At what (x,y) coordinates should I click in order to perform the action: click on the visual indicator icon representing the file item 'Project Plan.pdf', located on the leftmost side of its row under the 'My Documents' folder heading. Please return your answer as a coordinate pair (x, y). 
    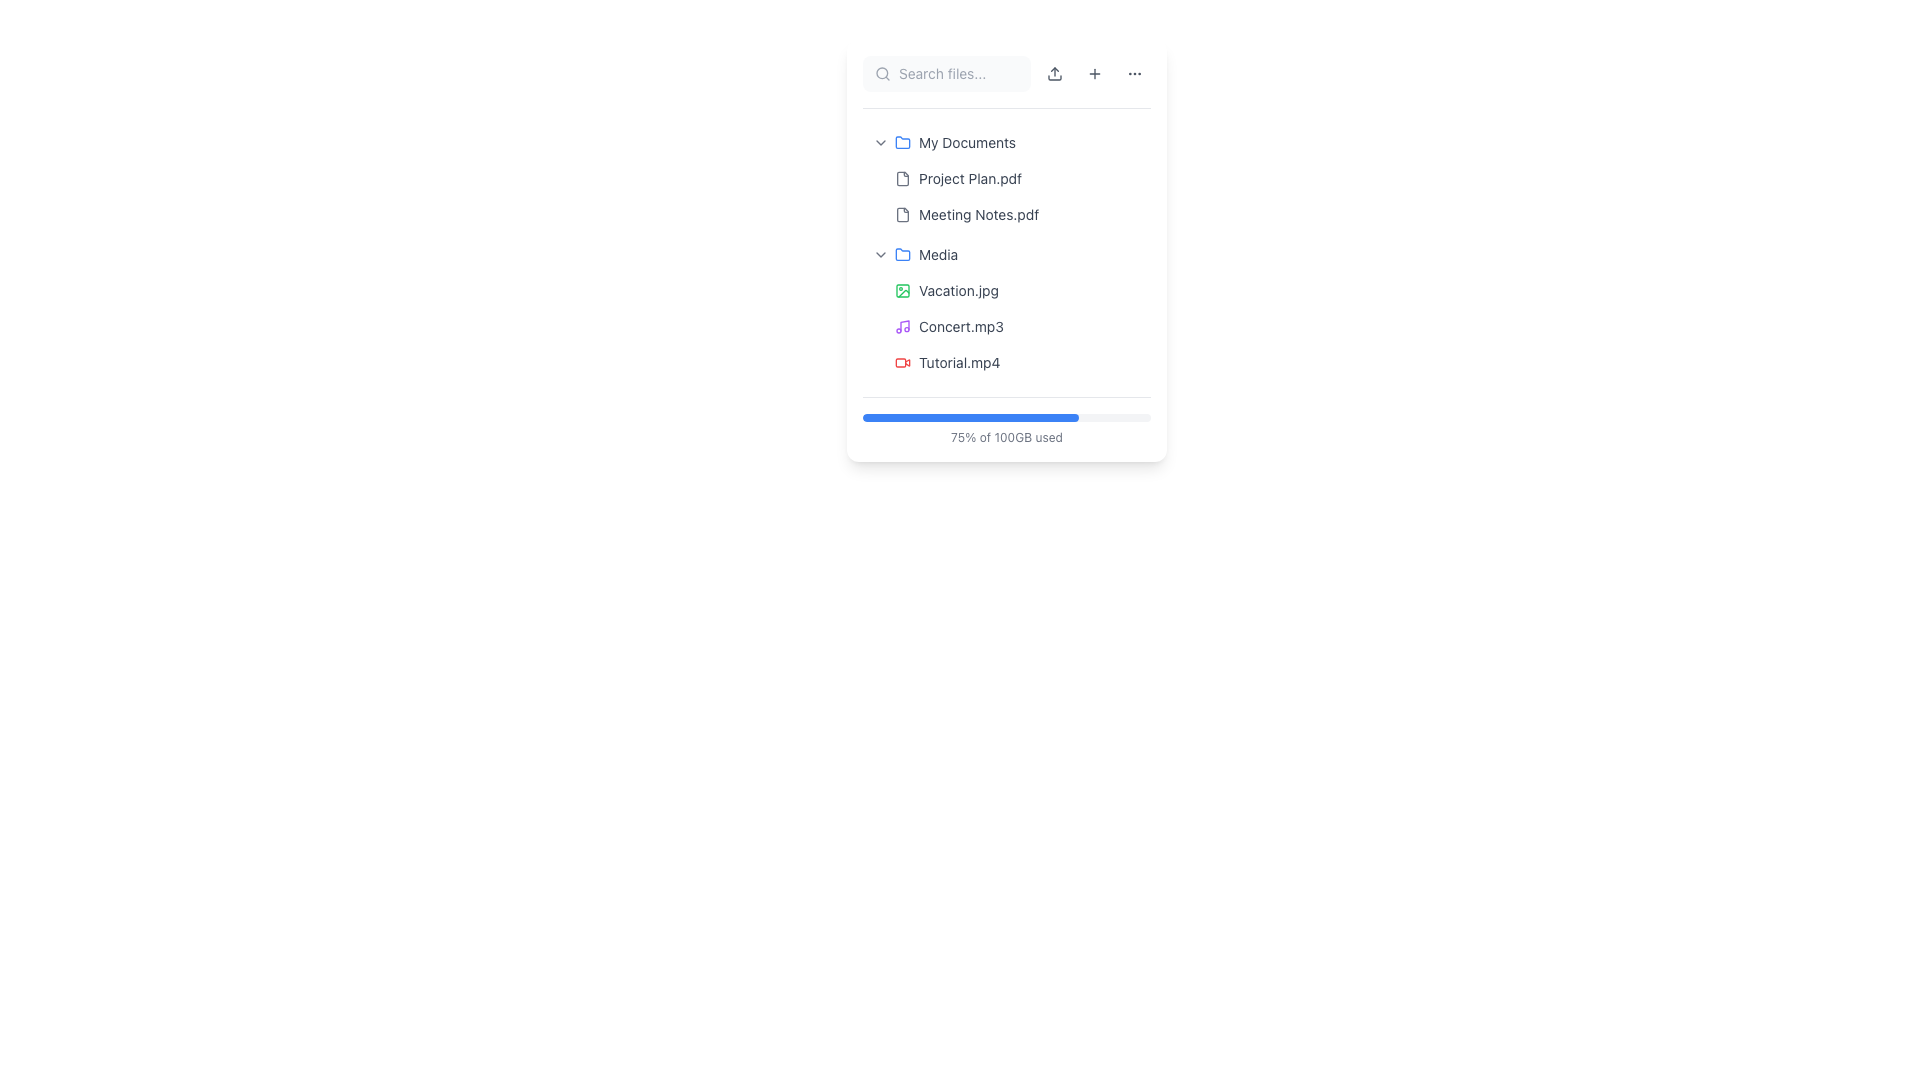
    Looking at the image, I should click on (901, 177).